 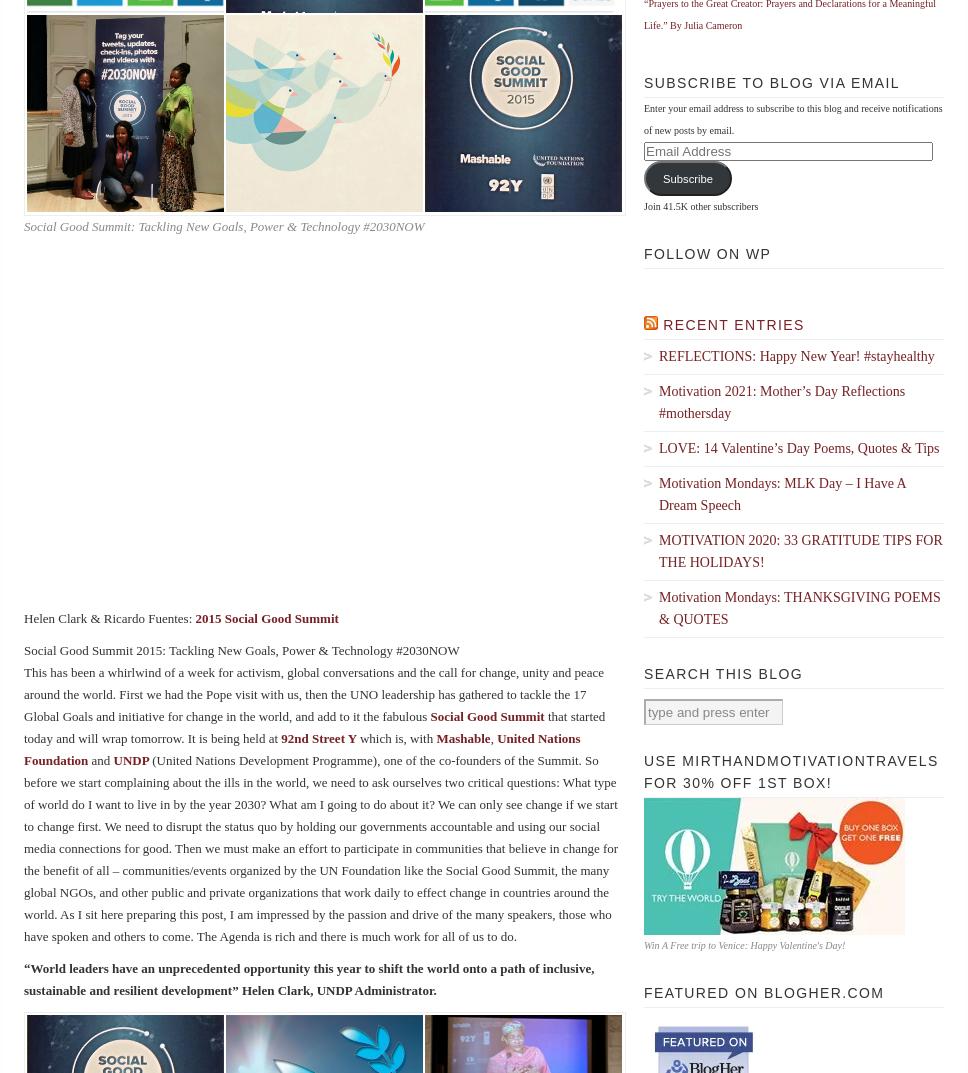 I want to click on 'Social Good Summit', so click(x=429, y=715).